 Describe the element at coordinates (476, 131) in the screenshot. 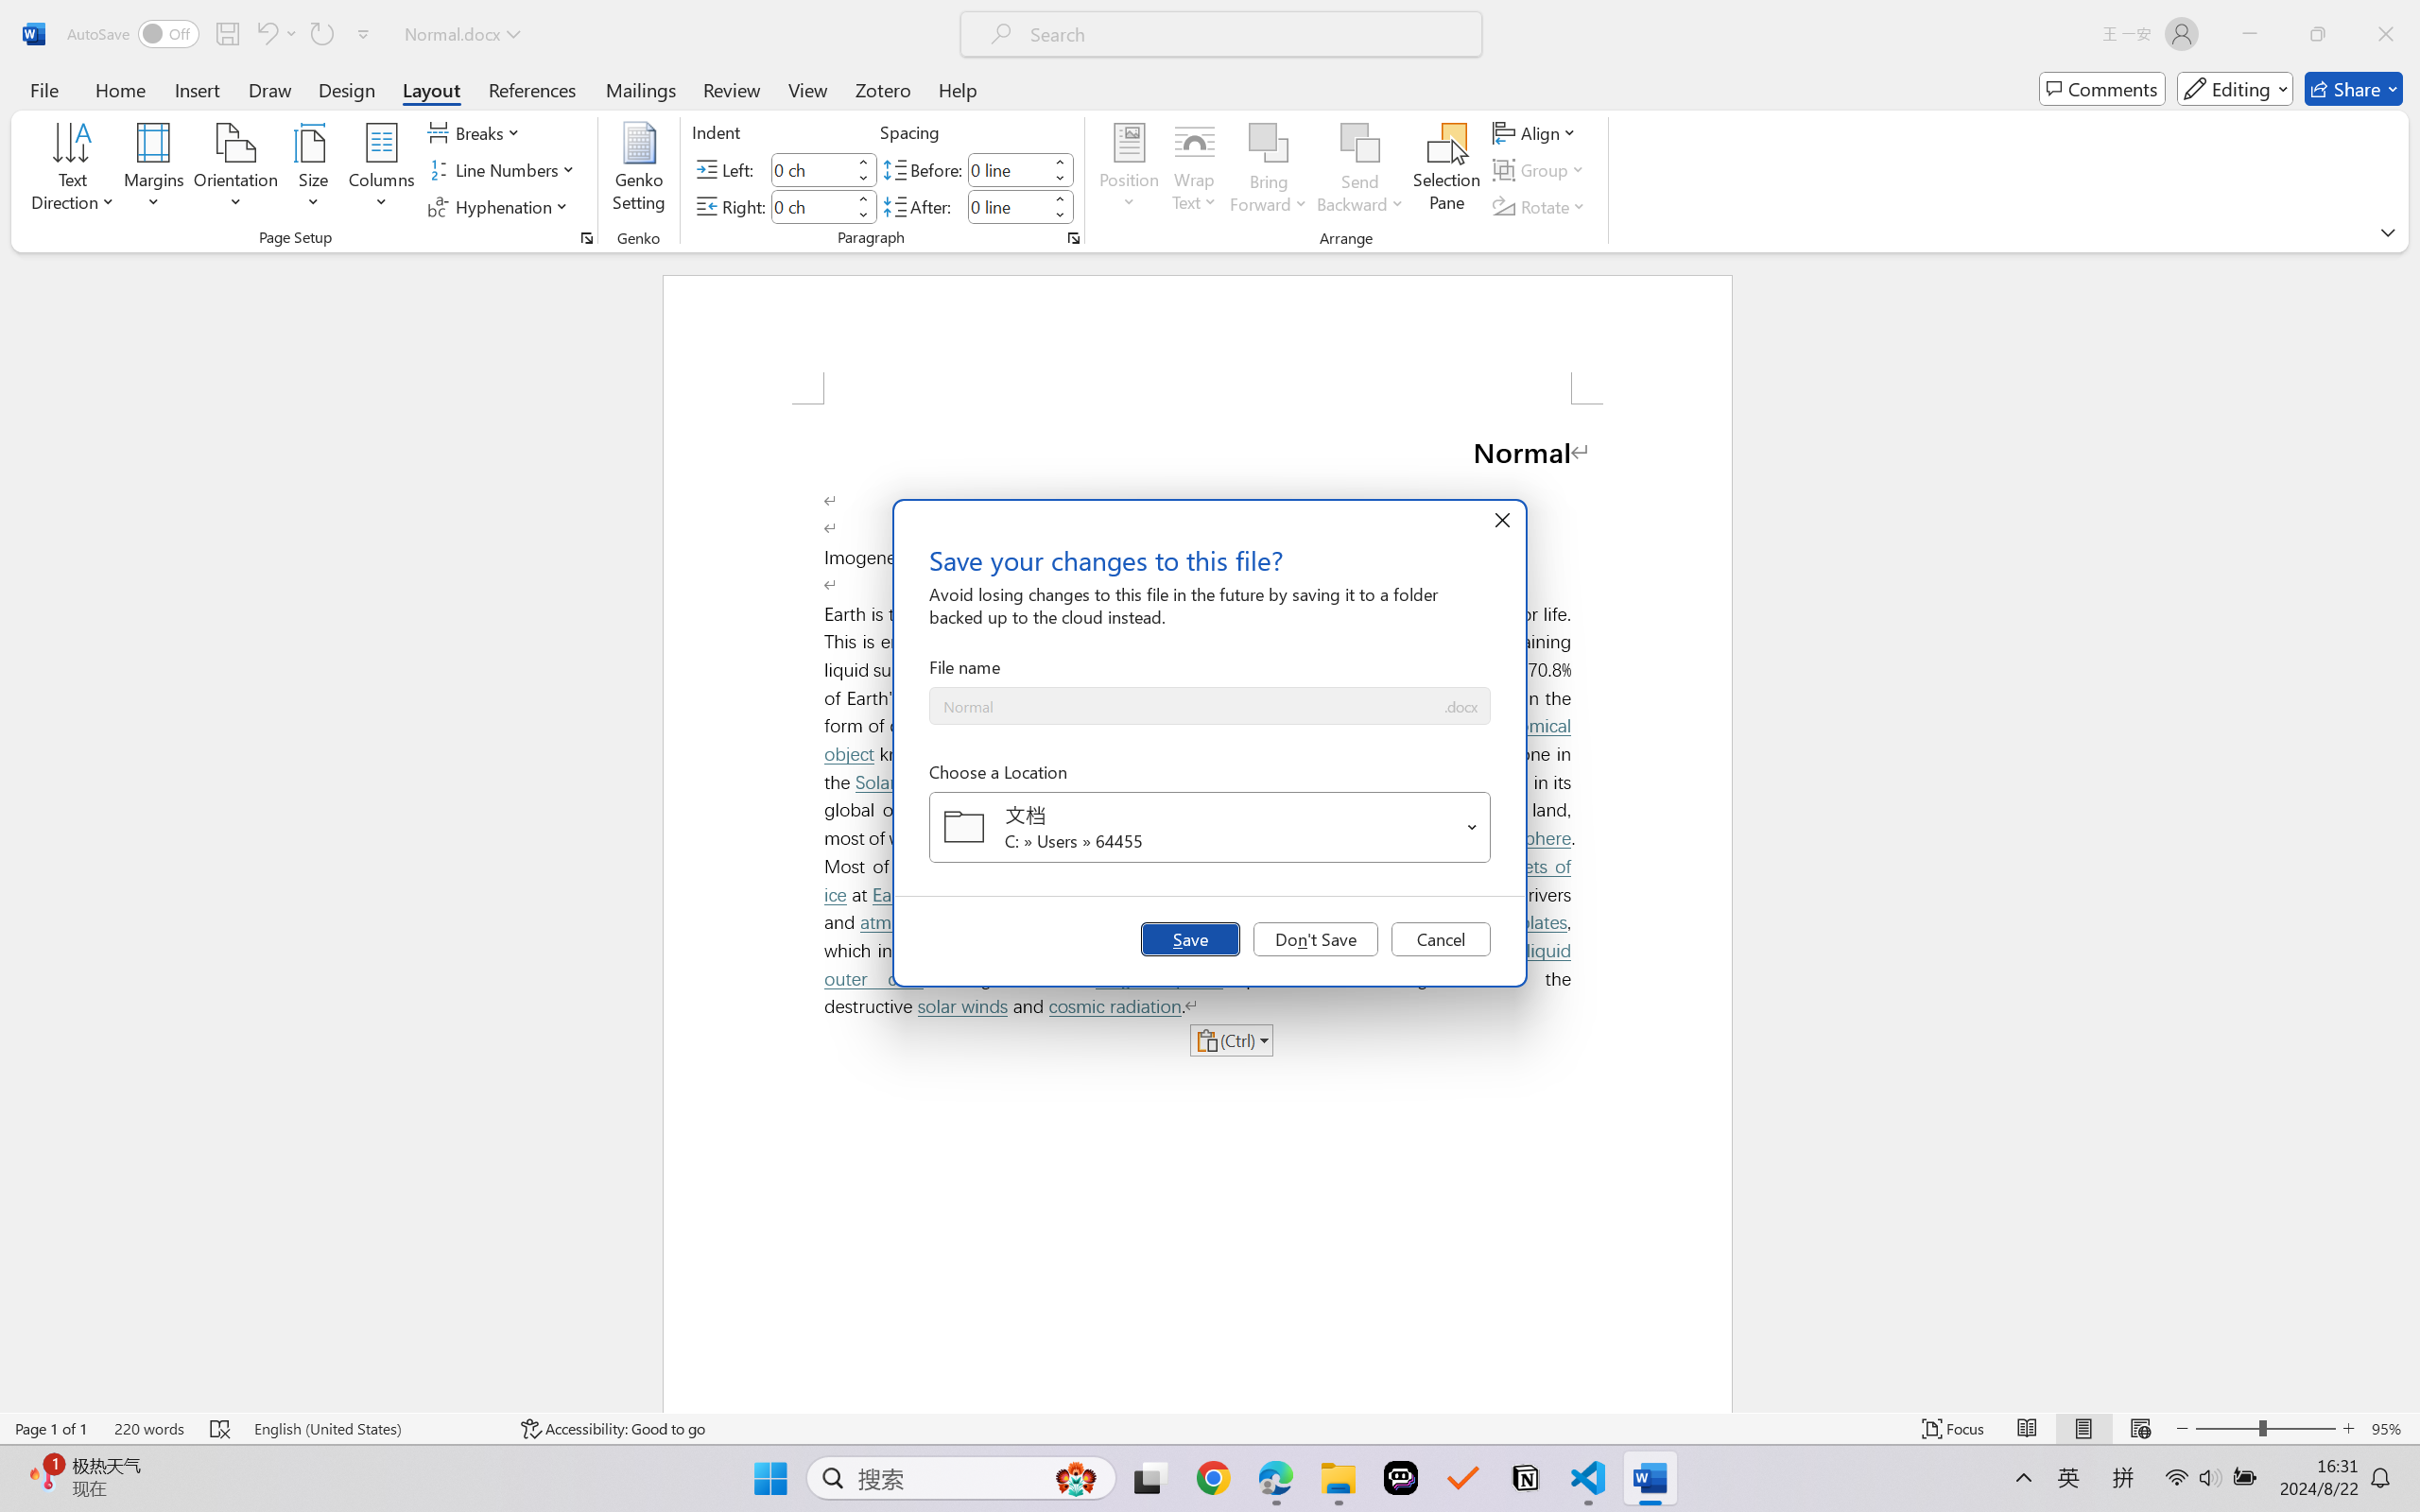

I see `'Breaks'` at that location.